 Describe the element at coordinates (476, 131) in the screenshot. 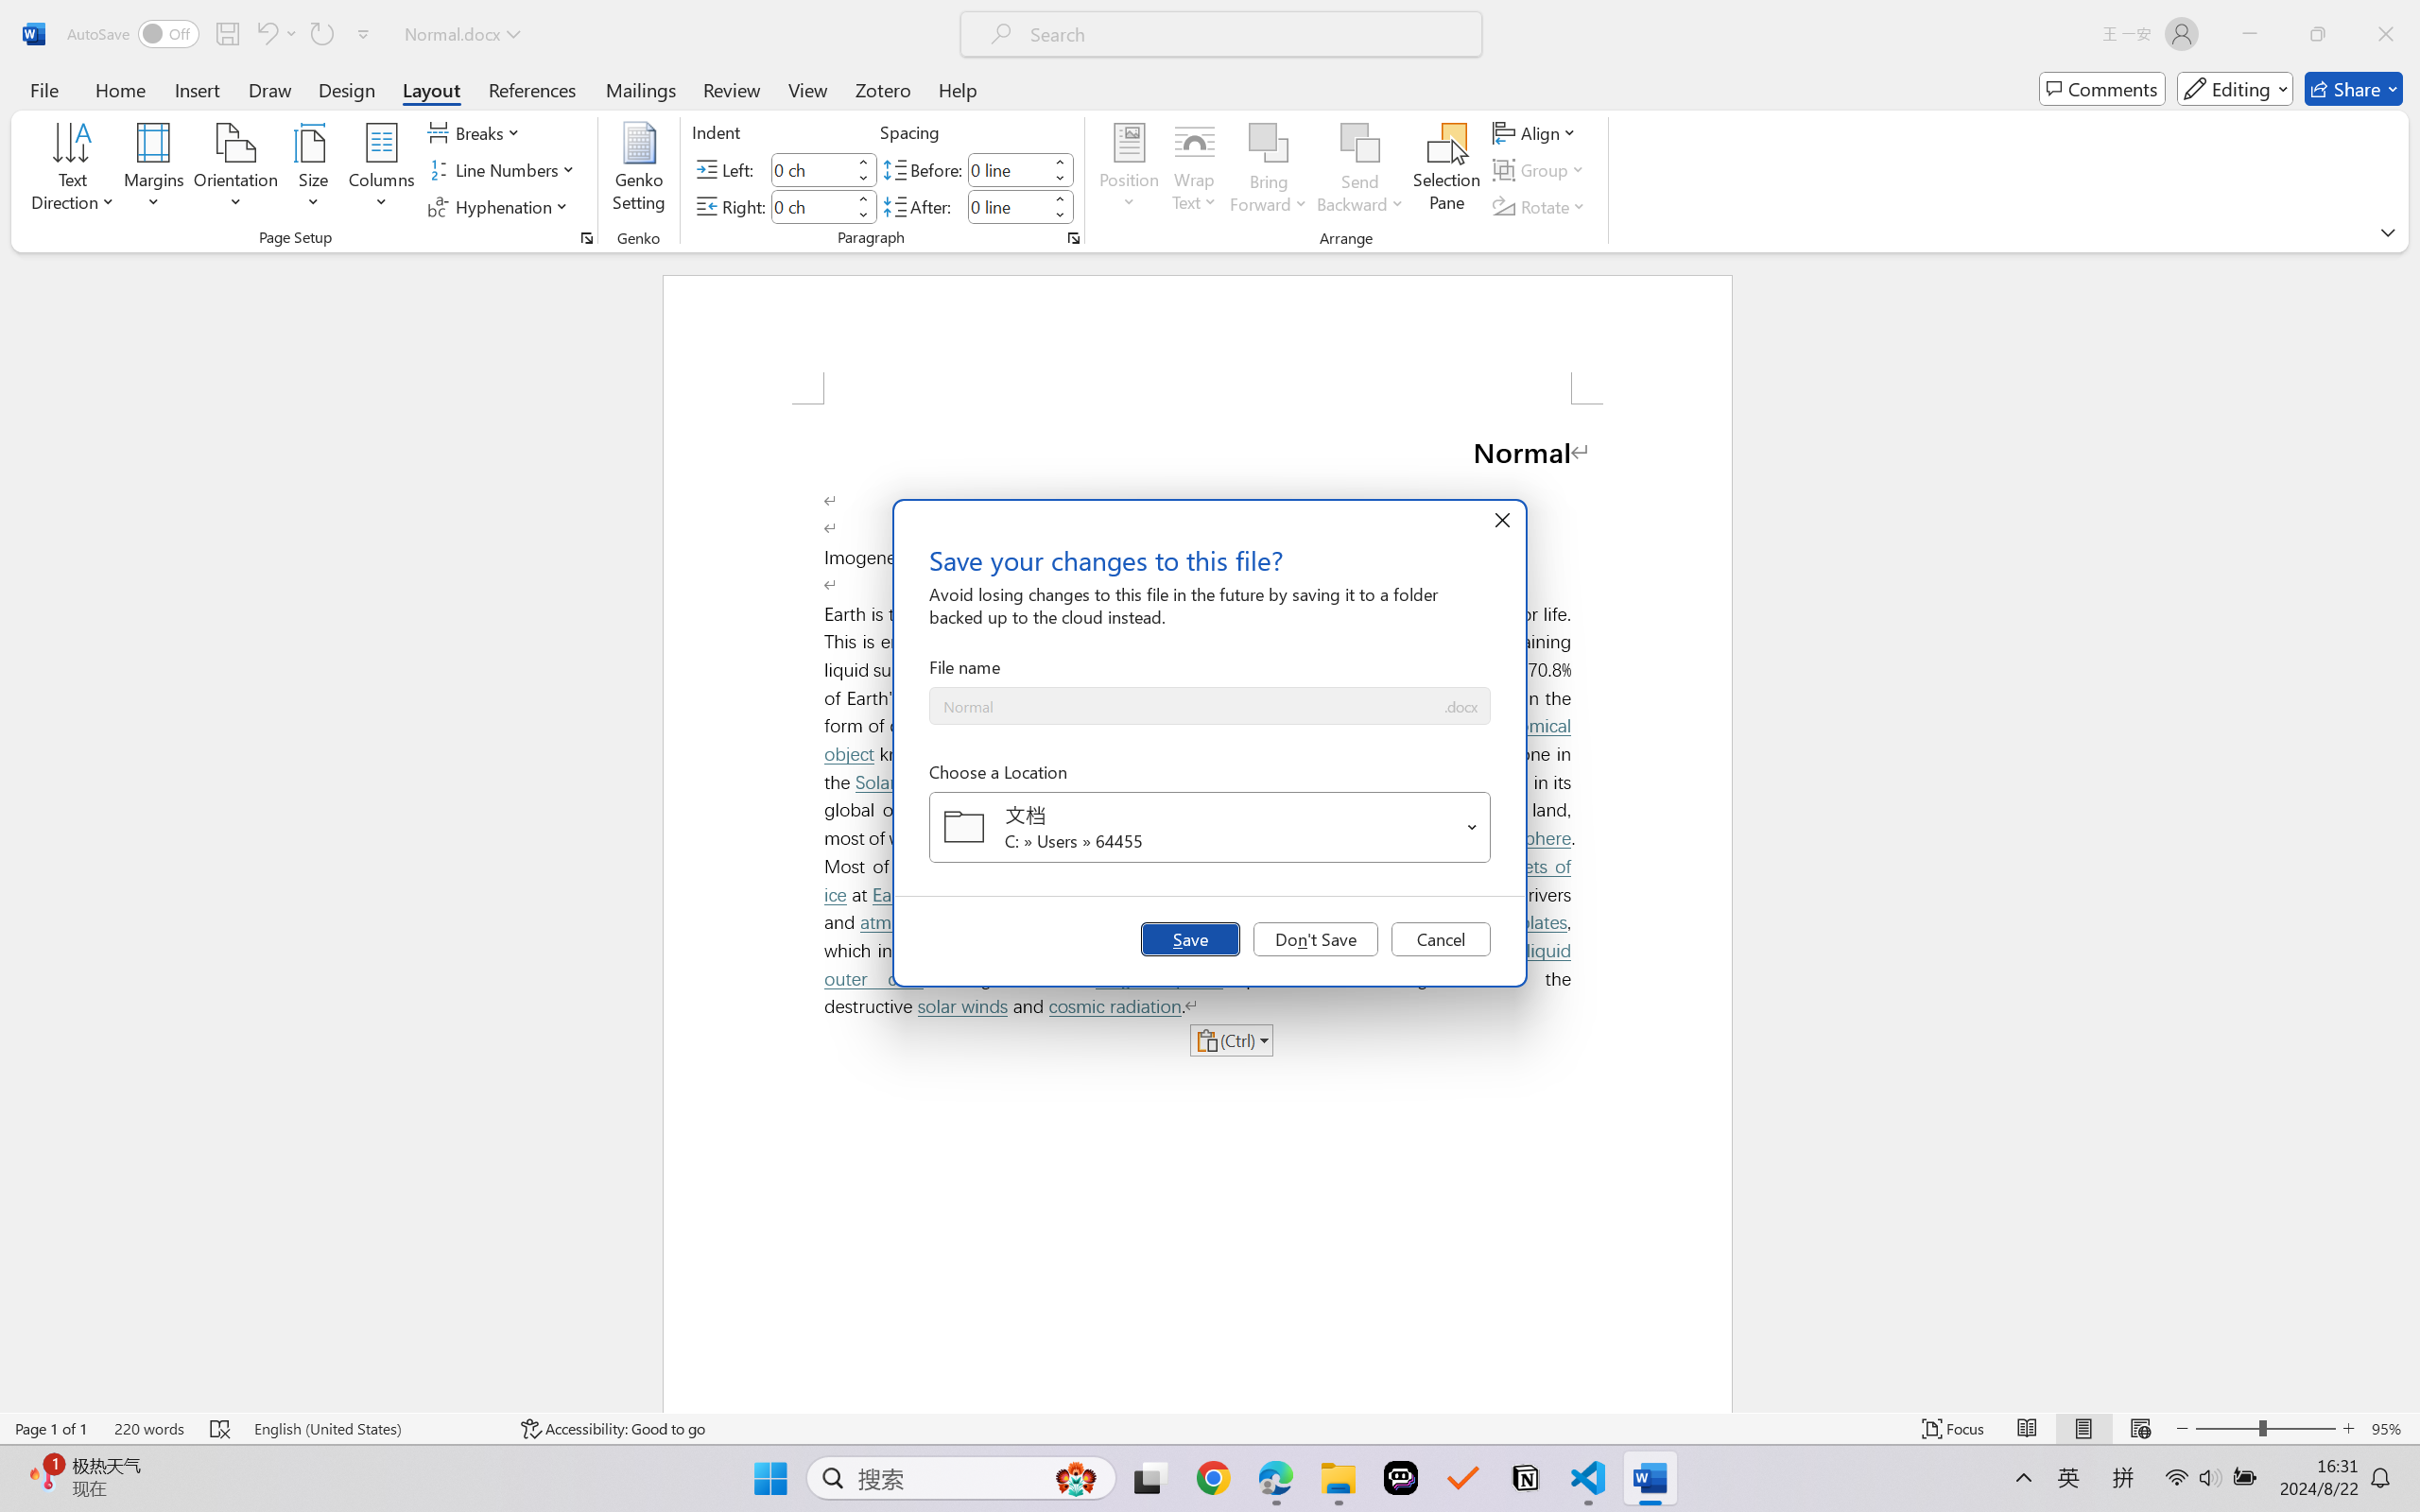

I see `'Breaks'` at that location.